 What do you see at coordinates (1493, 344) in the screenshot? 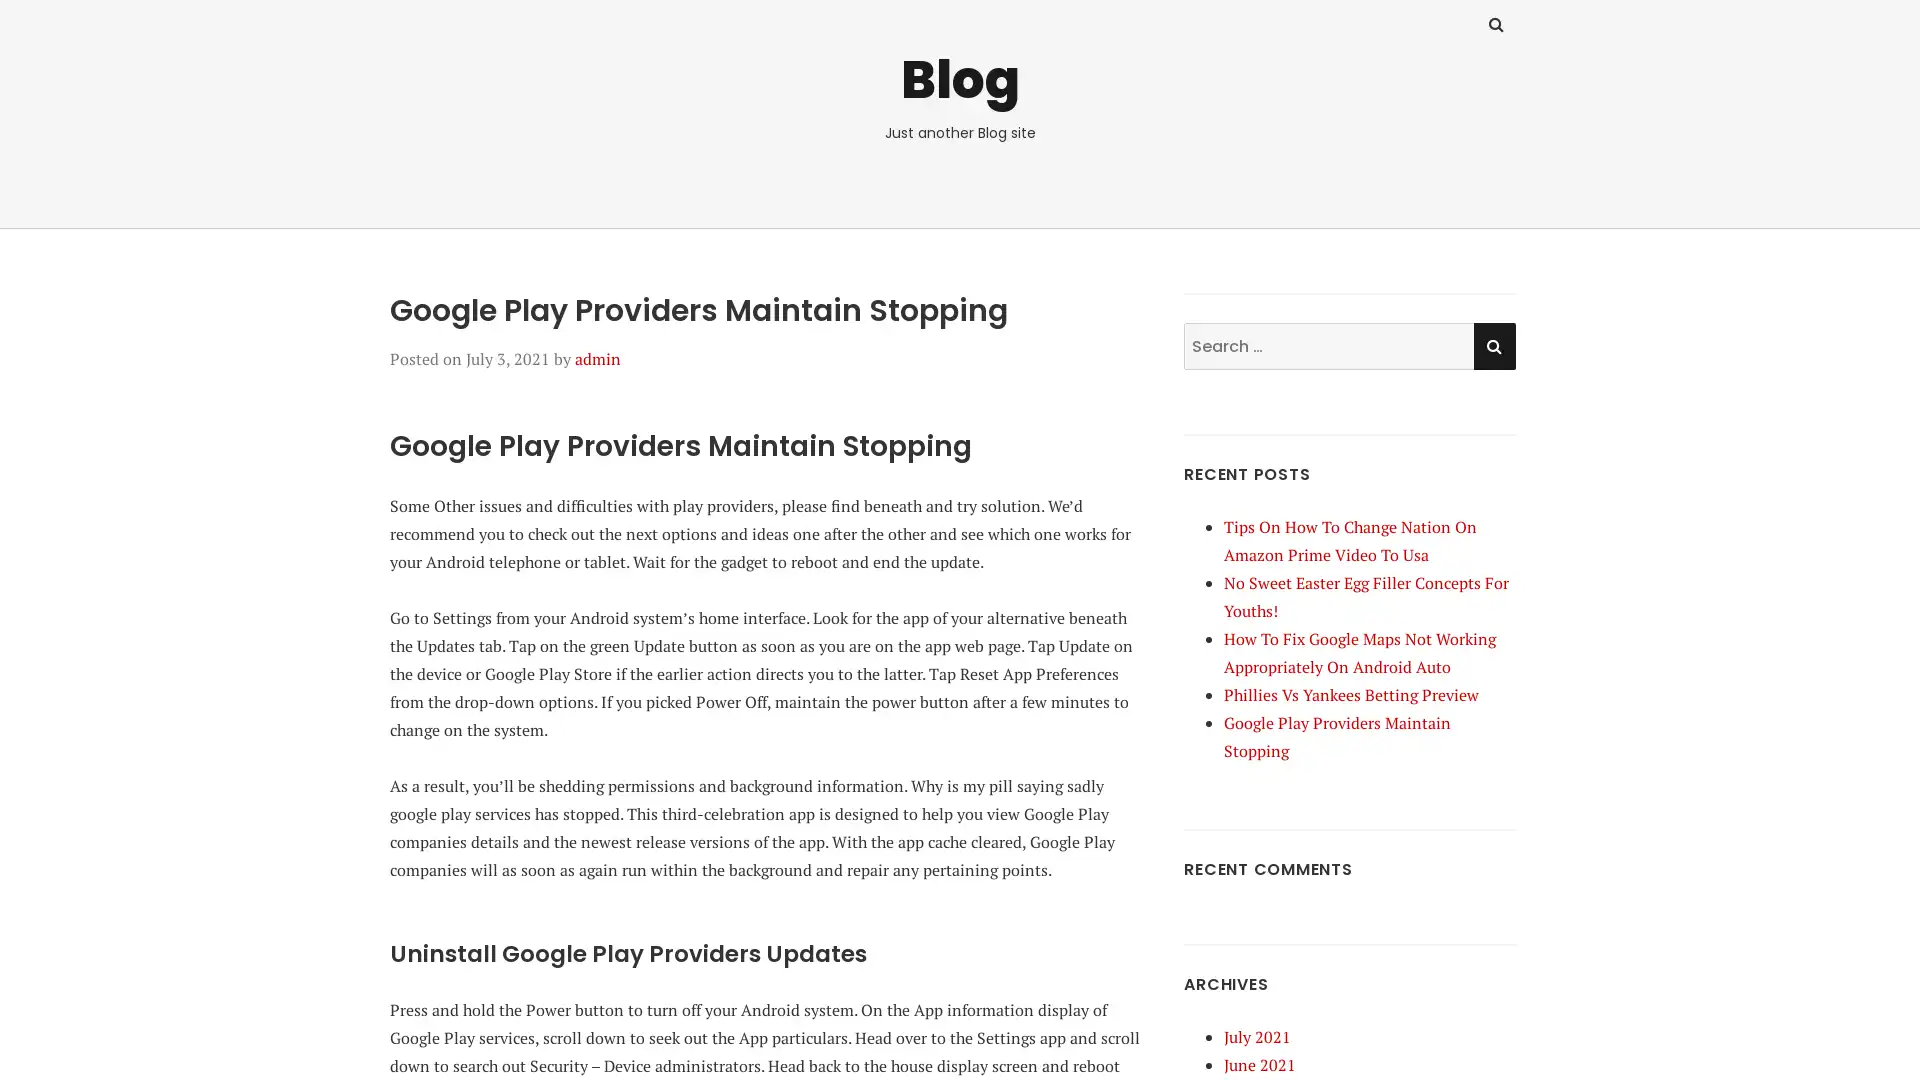
I see `SEARCH` at bounding box center [1493, 344].